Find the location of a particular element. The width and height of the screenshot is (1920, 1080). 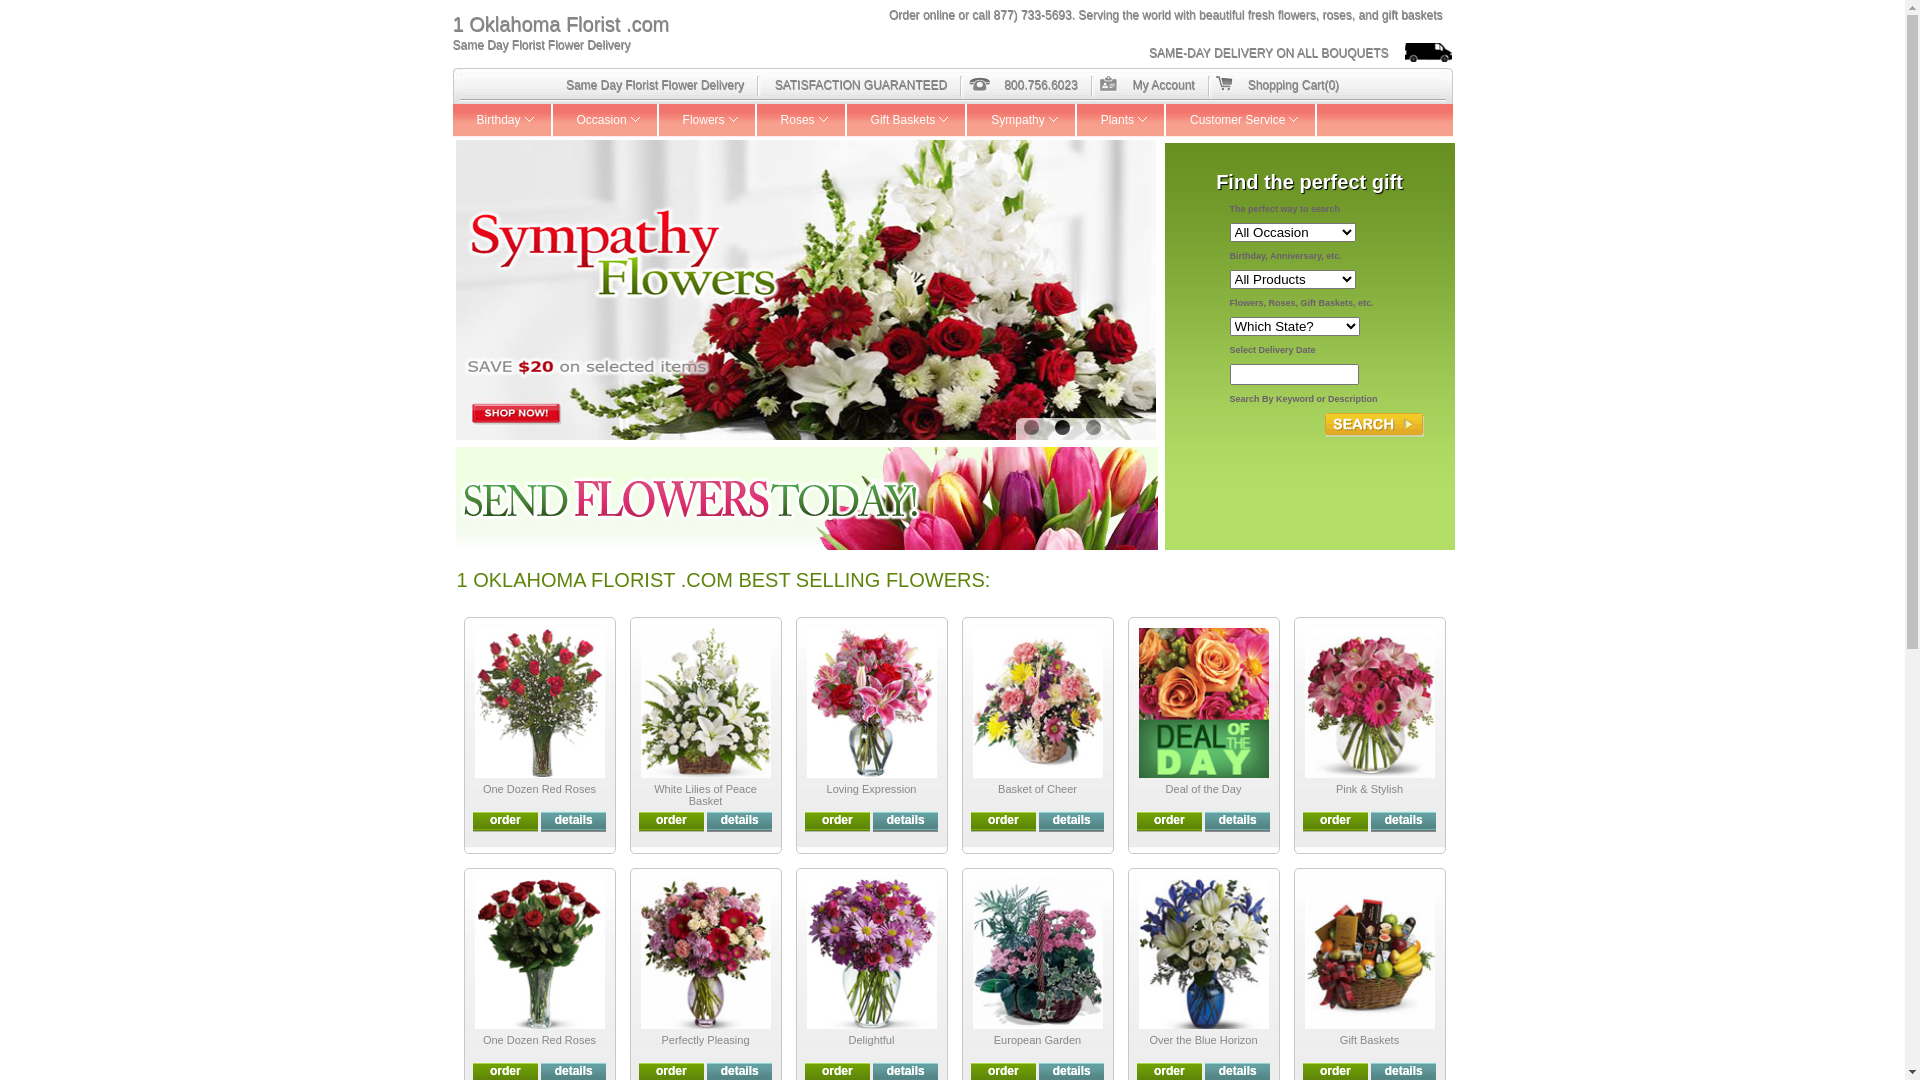

'Search' is located at coordinates (1373, 423).